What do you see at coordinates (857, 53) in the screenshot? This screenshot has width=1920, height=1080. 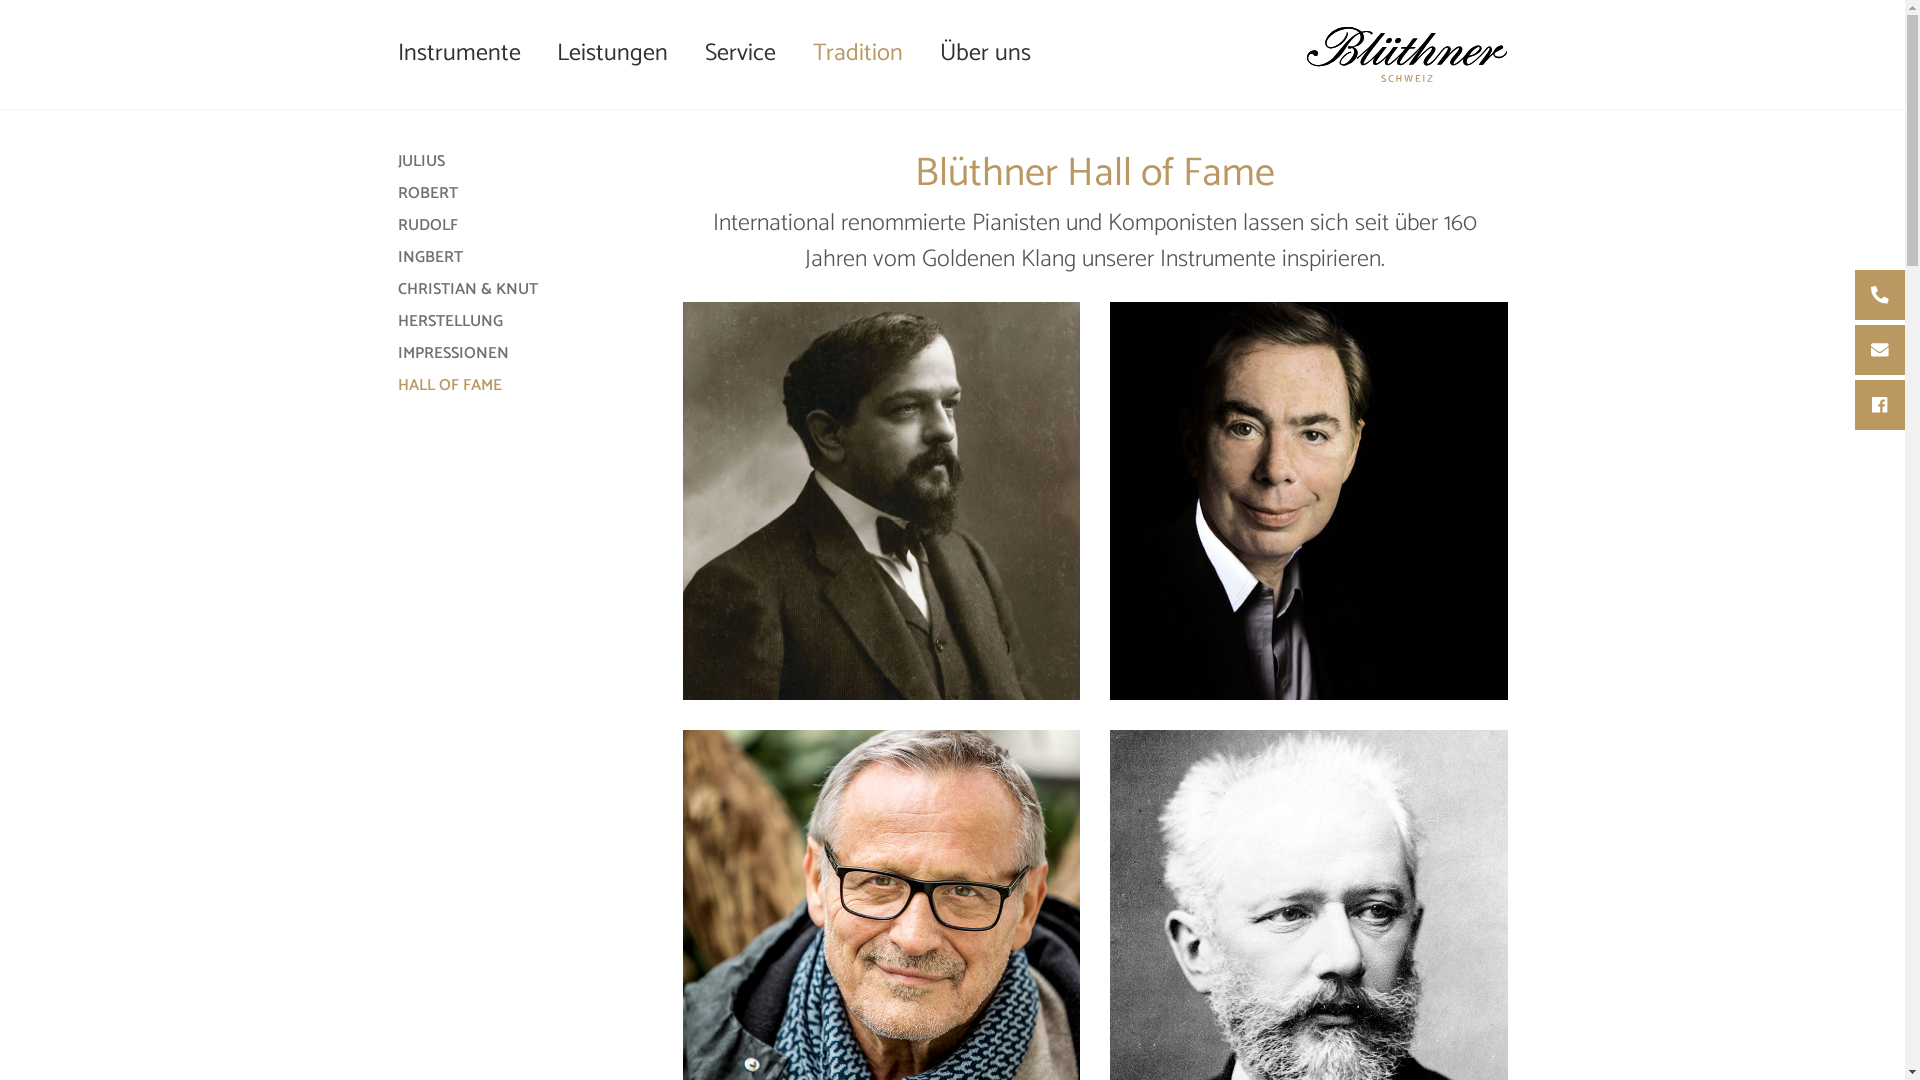 I see `'Tradition'` at bounding box center [857, 53].